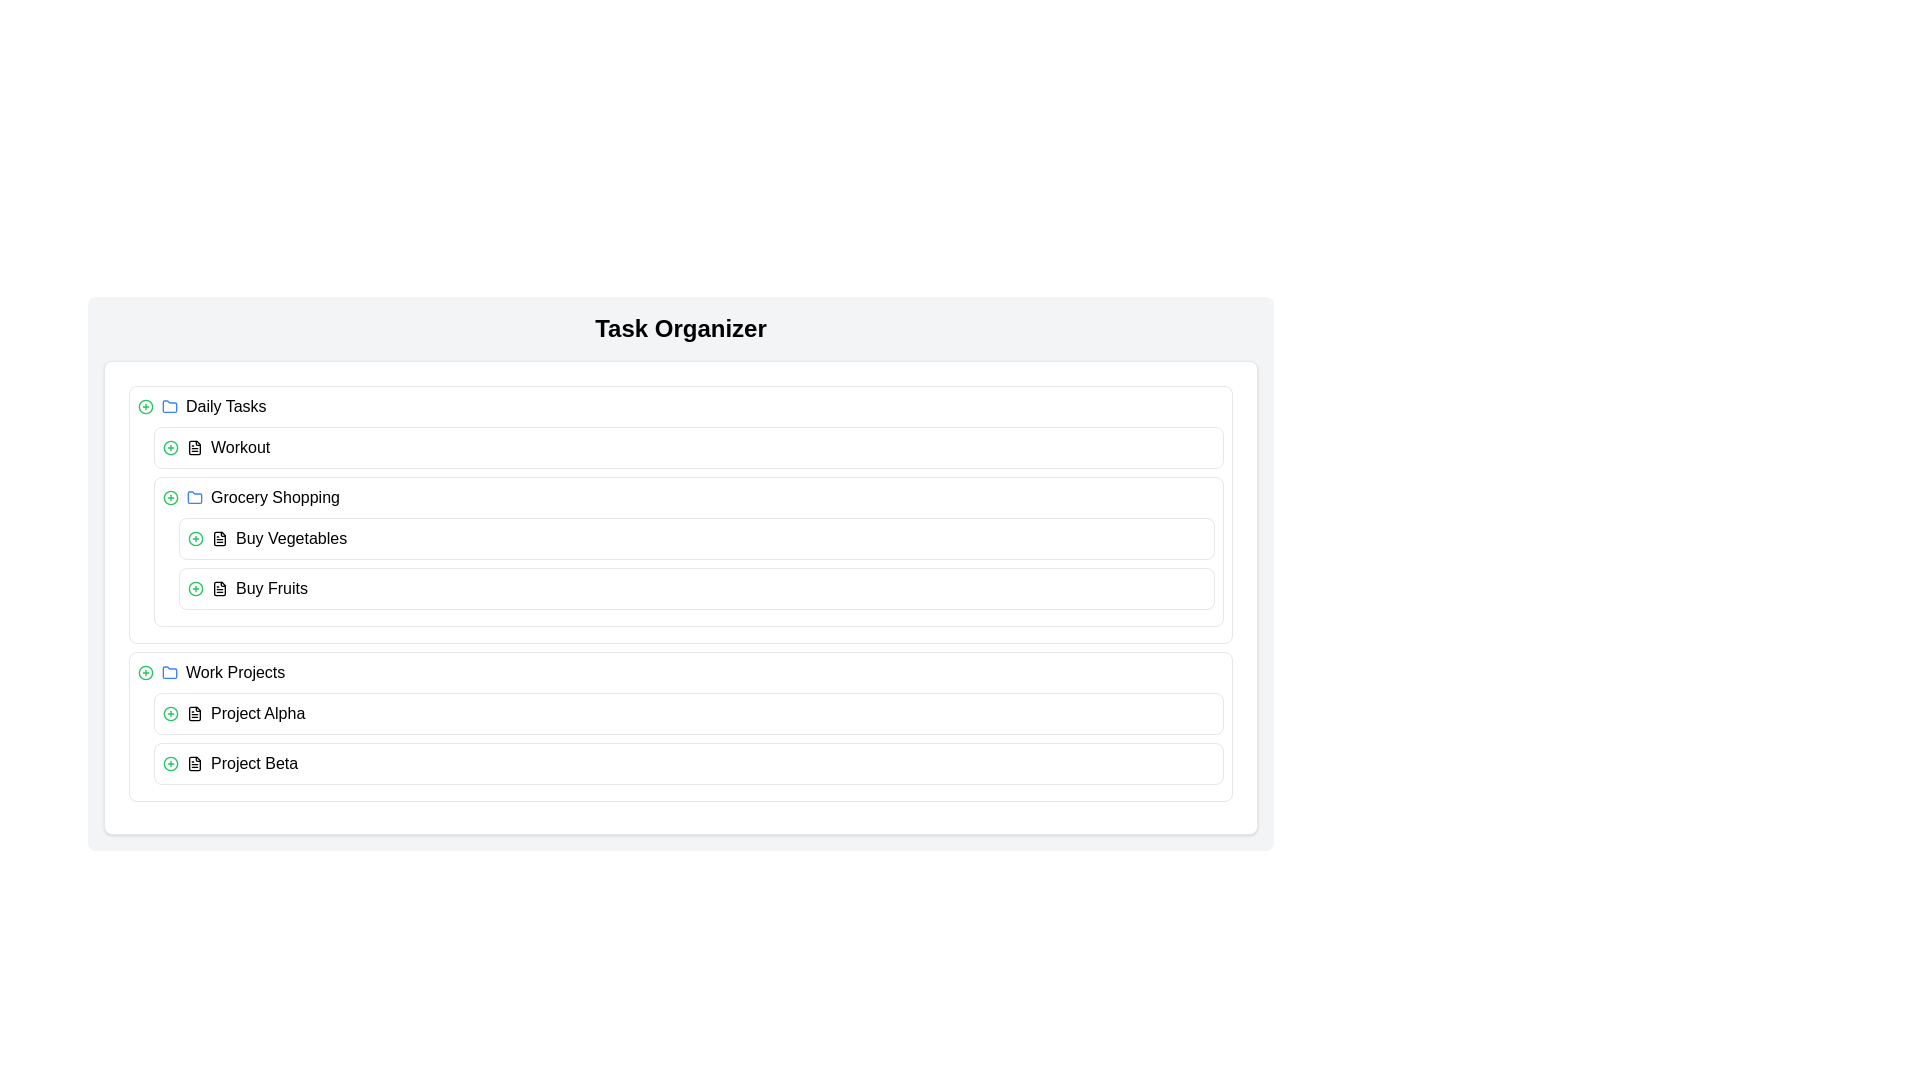 The height and width of the screenshot is (1080, 1920). I want to click on displayed text 'Buy Fruits' which is styled in black font and is the last item under the 'Grocery Shopping' category in the task organizer interface, so click(271, 588).